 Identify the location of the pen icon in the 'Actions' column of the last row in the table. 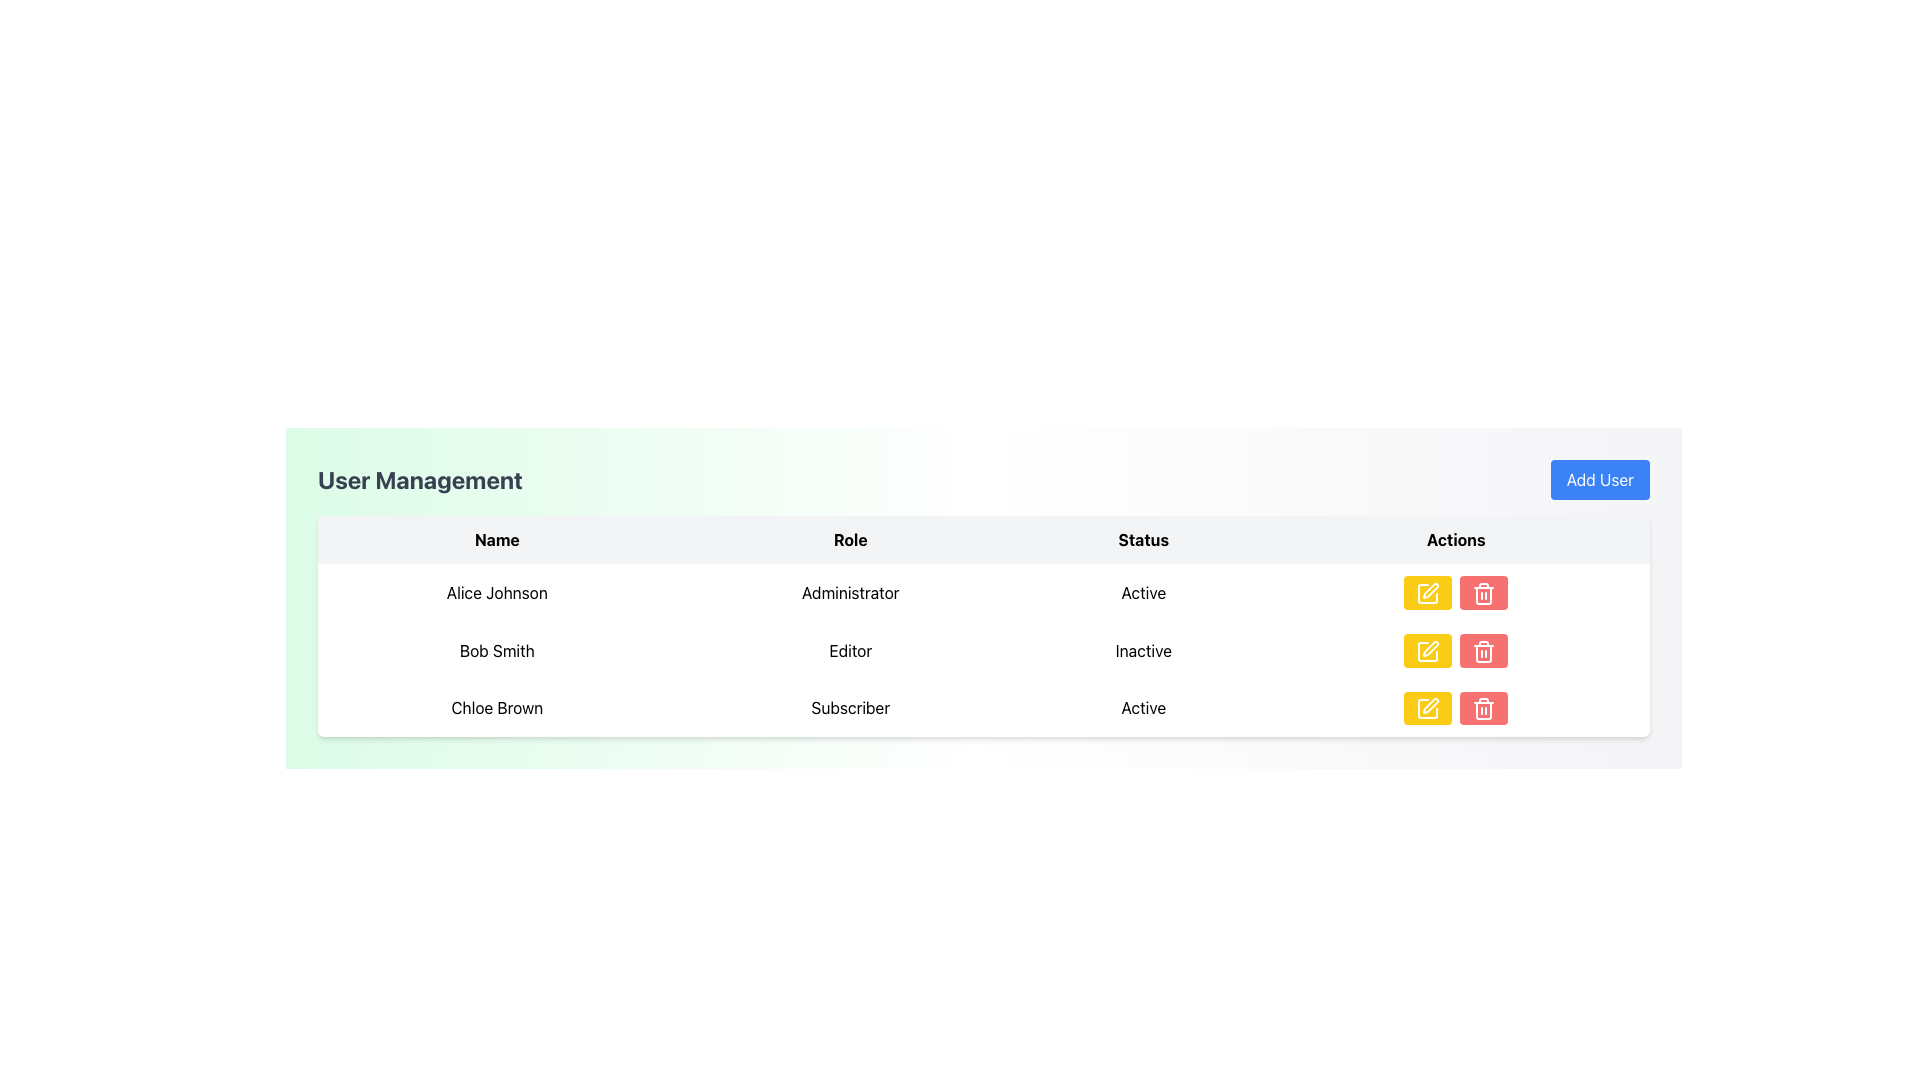
(1430, 705).